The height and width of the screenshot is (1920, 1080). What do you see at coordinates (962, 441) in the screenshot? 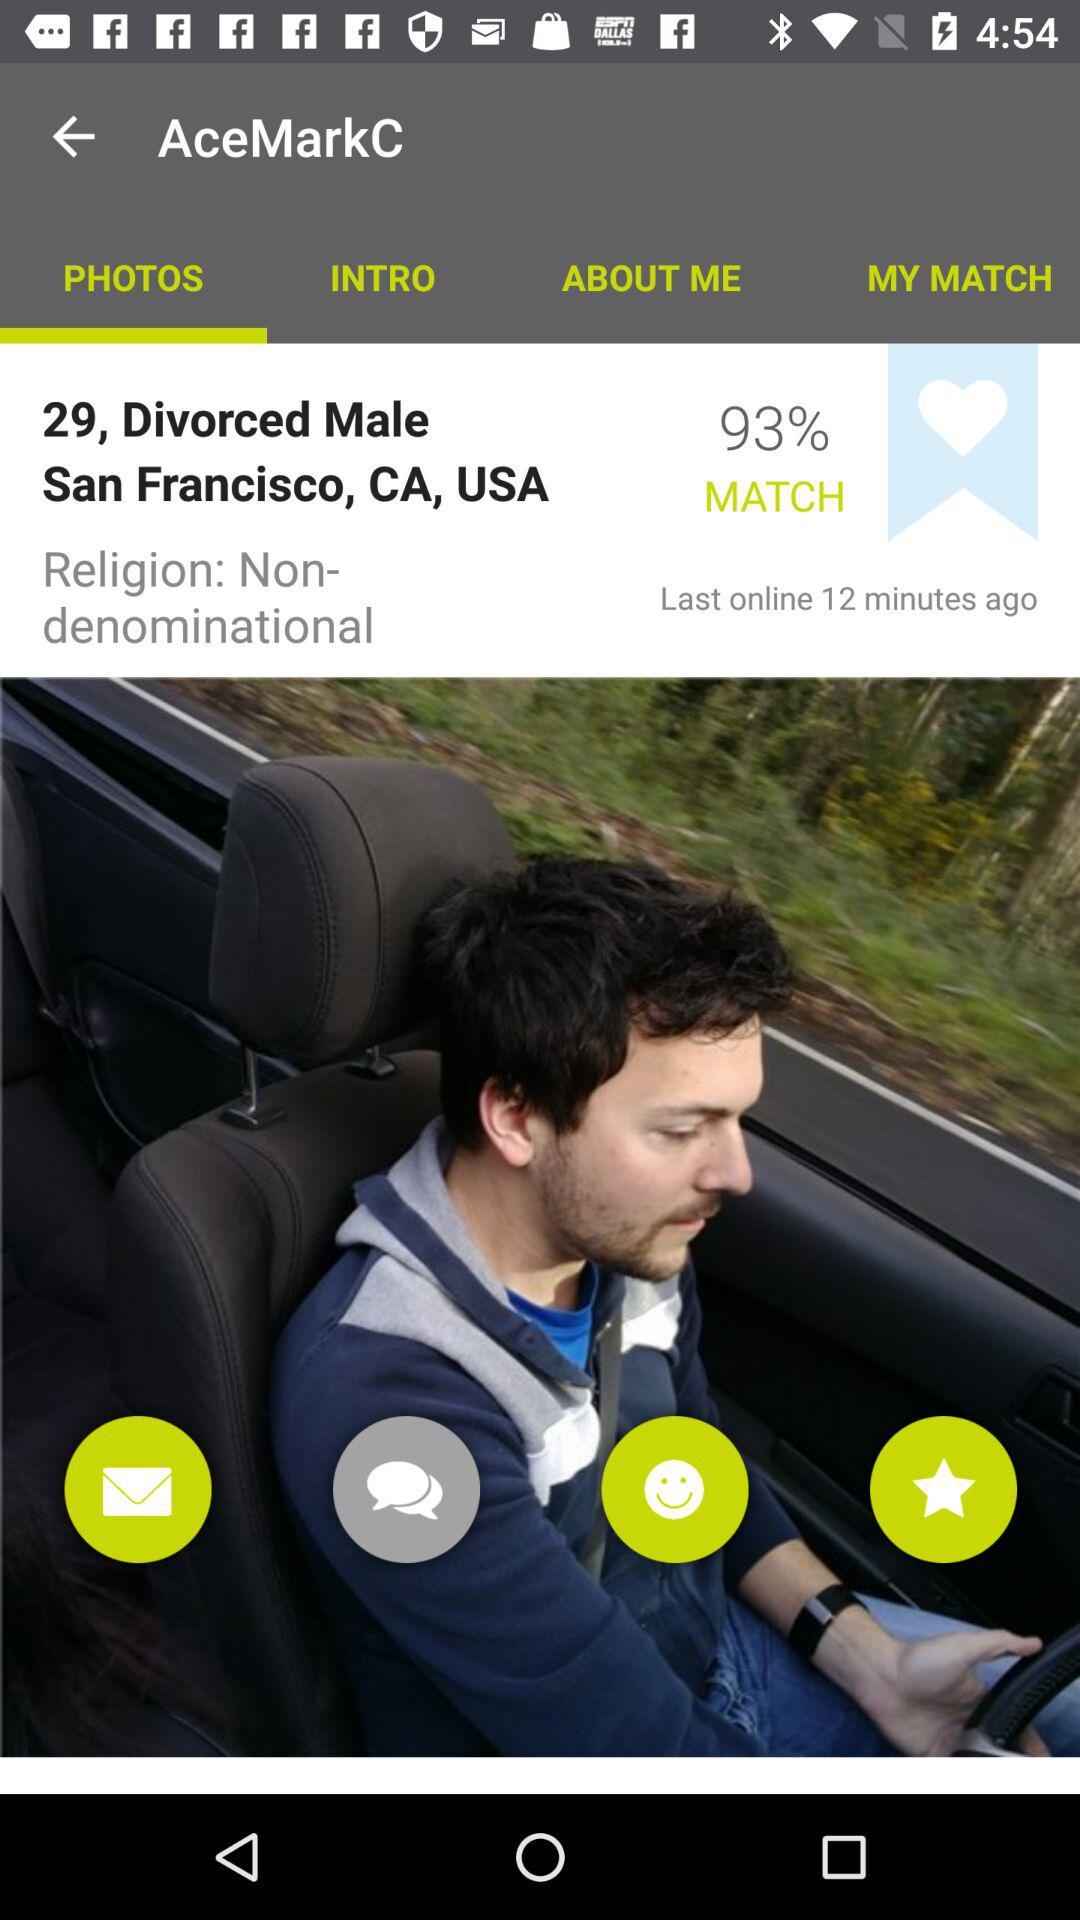
I see `app below my match` at bounding box center [962, 441].